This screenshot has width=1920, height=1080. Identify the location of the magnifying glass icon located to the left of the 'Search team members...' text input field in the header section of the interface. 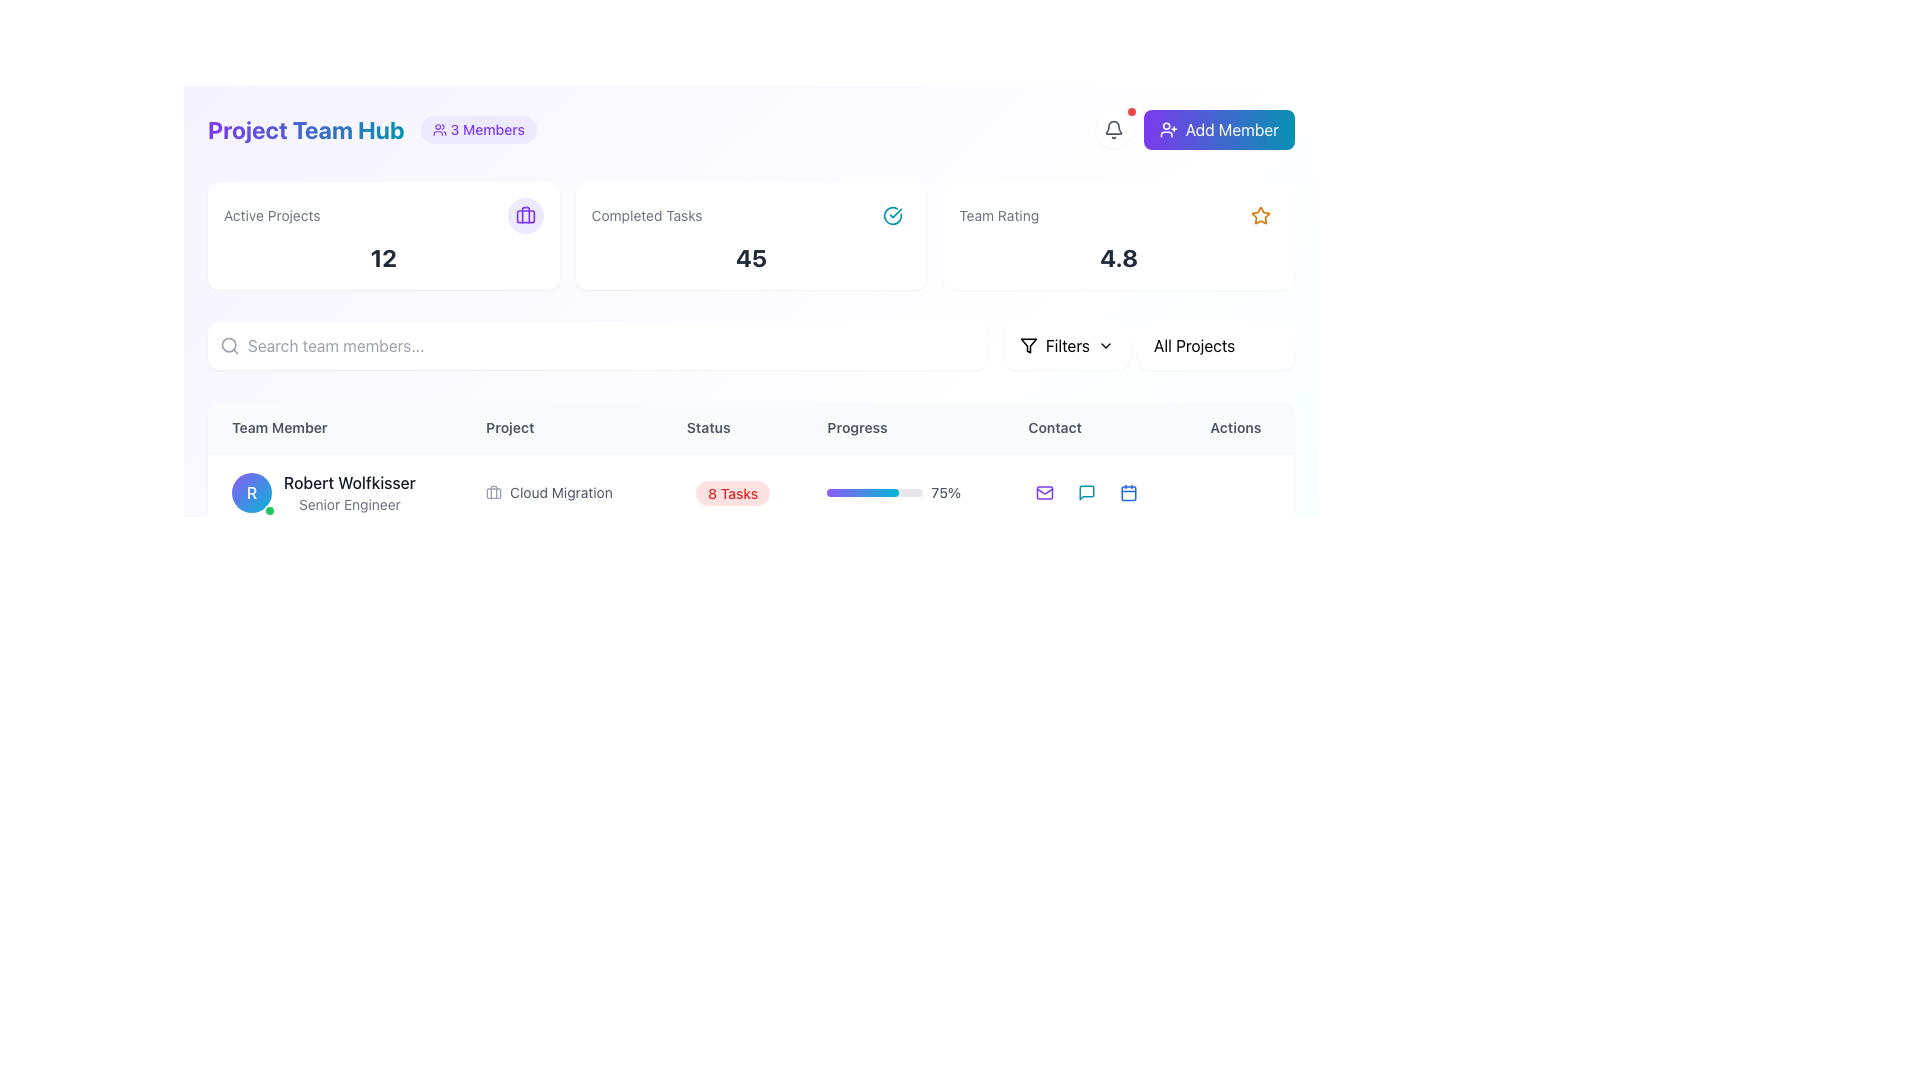
(230, 345).